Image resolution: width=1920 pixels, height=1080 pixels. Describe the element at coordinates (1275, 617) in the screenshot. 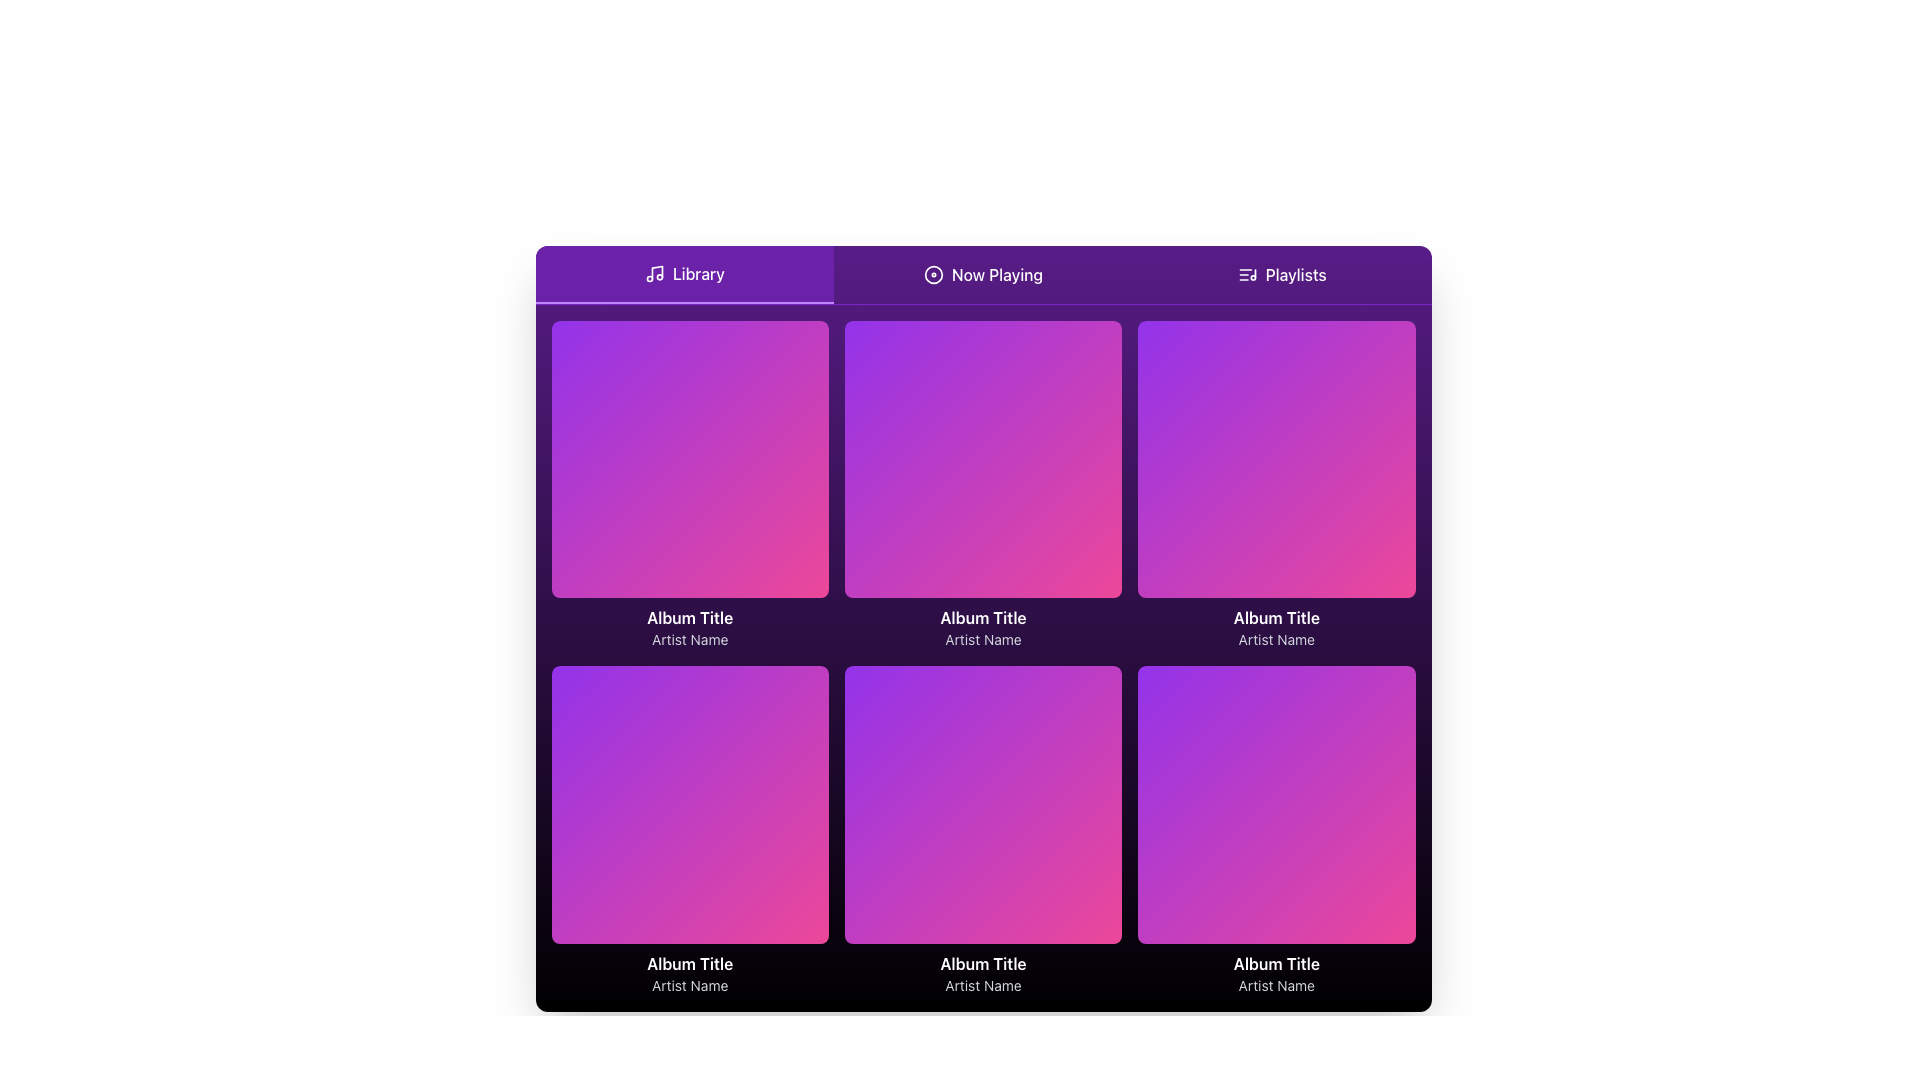

I see `text displayed in the music album title label located in the third column of the top row of the grid layout, above the artist's name and centered below a square thumbnail` at that location.